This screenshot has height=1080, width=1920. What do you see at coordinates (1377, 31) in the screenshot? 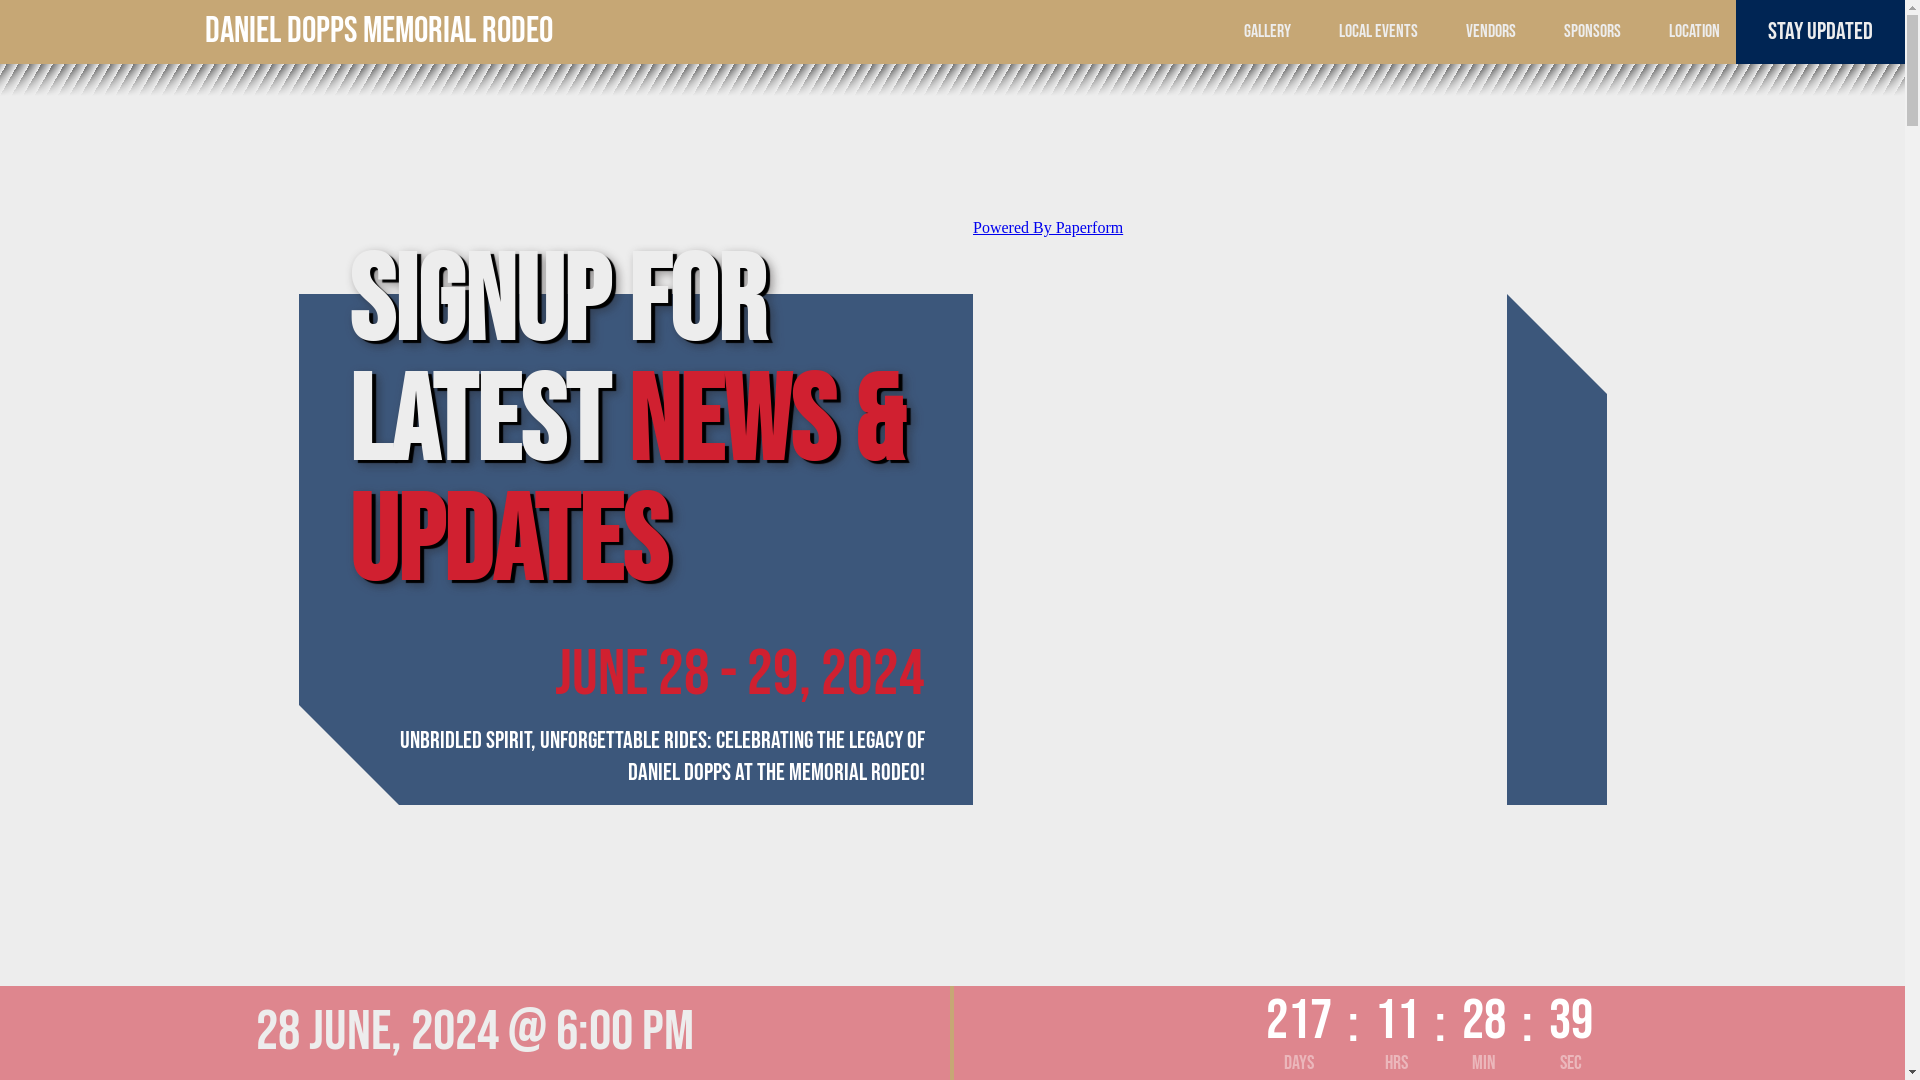
I see `'LOCAL EVENTS'` at bounding box center [1377, 31].